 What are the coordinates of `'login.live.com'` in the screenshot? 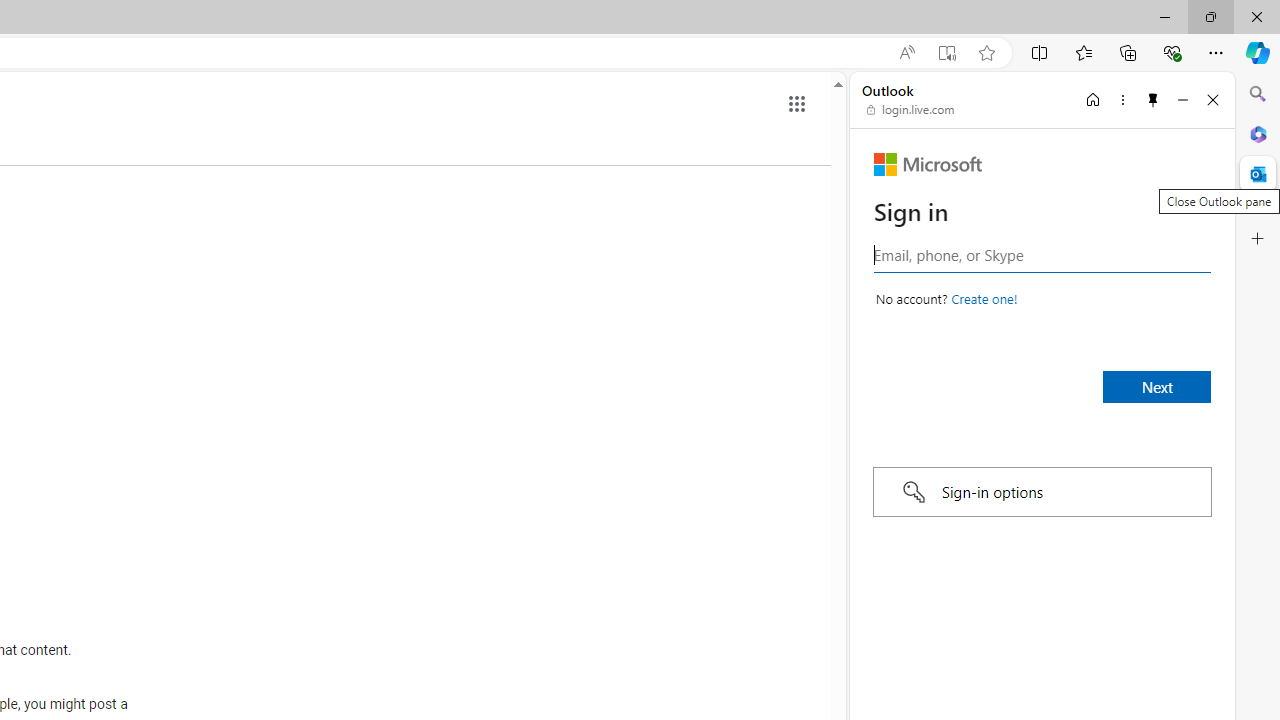 It's located at (910, 110).